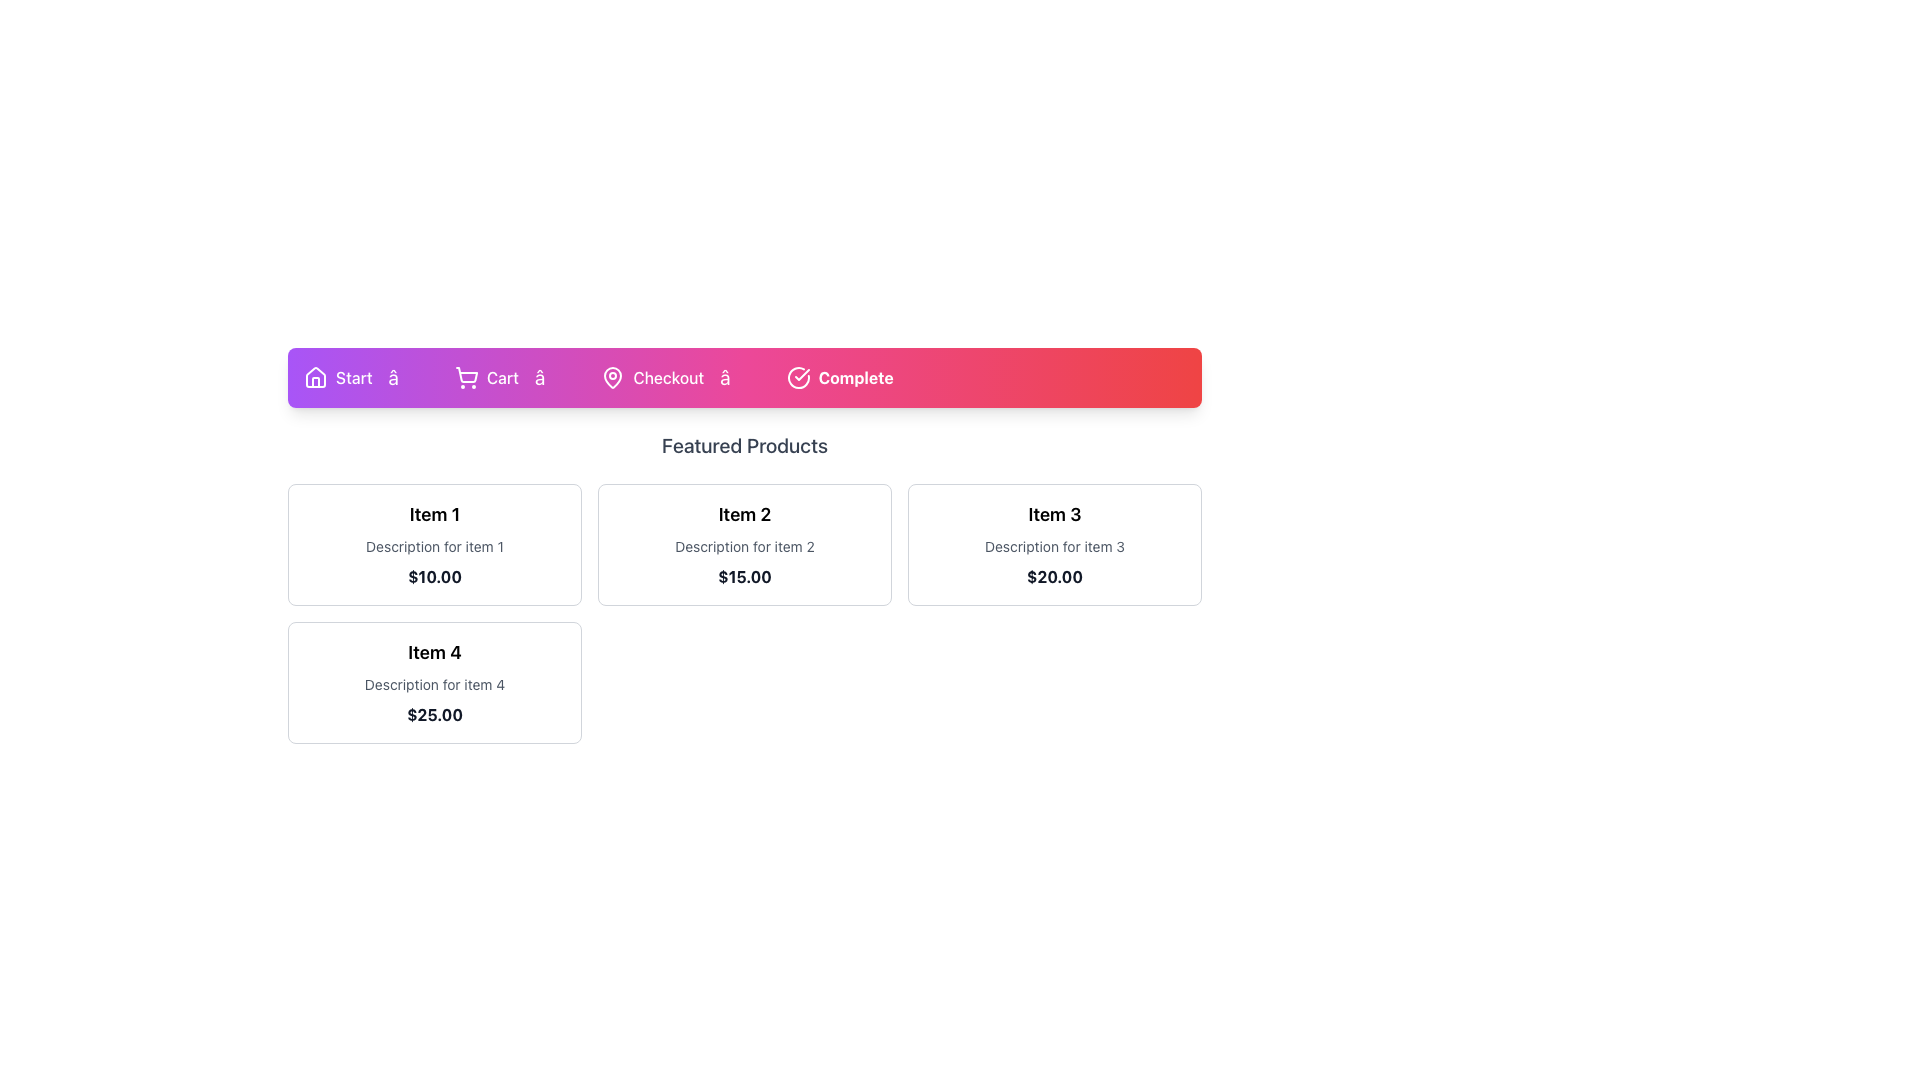 The image size is (1920, 1080). What do you see at coordinates (315, 377) in the screenshot?
I see `the house icon located in the top-left corner of the navigation bar, which features a sharp outline and minimalistic design` at bounding box center [315, 377].